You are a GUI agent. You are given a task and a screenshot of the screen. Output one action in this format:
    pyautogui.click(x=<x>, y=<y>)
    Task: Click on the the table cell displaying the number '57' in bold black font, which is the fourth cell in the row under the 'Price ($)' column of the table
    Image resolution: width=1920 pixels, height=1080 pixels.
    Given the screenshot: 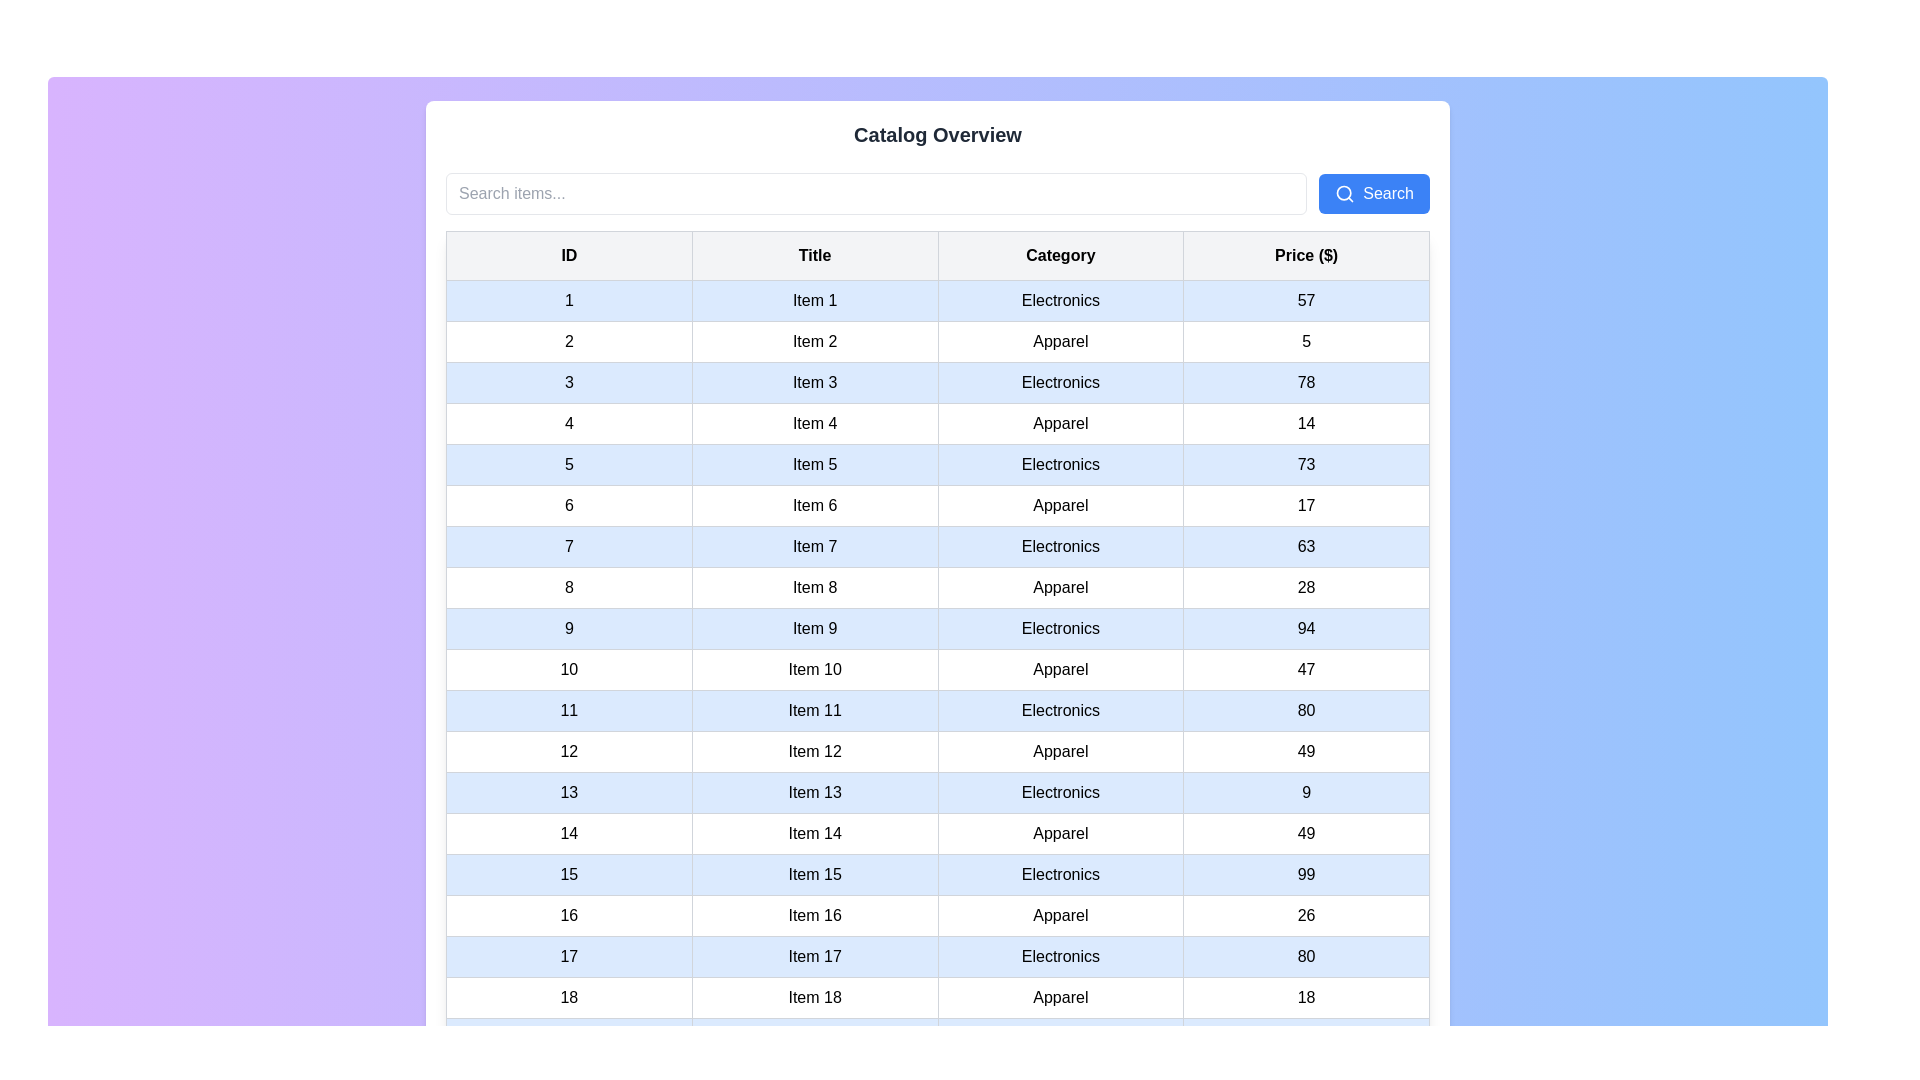 What is the action you would take?
    pyautogui.click(x=1306, y=300)
    